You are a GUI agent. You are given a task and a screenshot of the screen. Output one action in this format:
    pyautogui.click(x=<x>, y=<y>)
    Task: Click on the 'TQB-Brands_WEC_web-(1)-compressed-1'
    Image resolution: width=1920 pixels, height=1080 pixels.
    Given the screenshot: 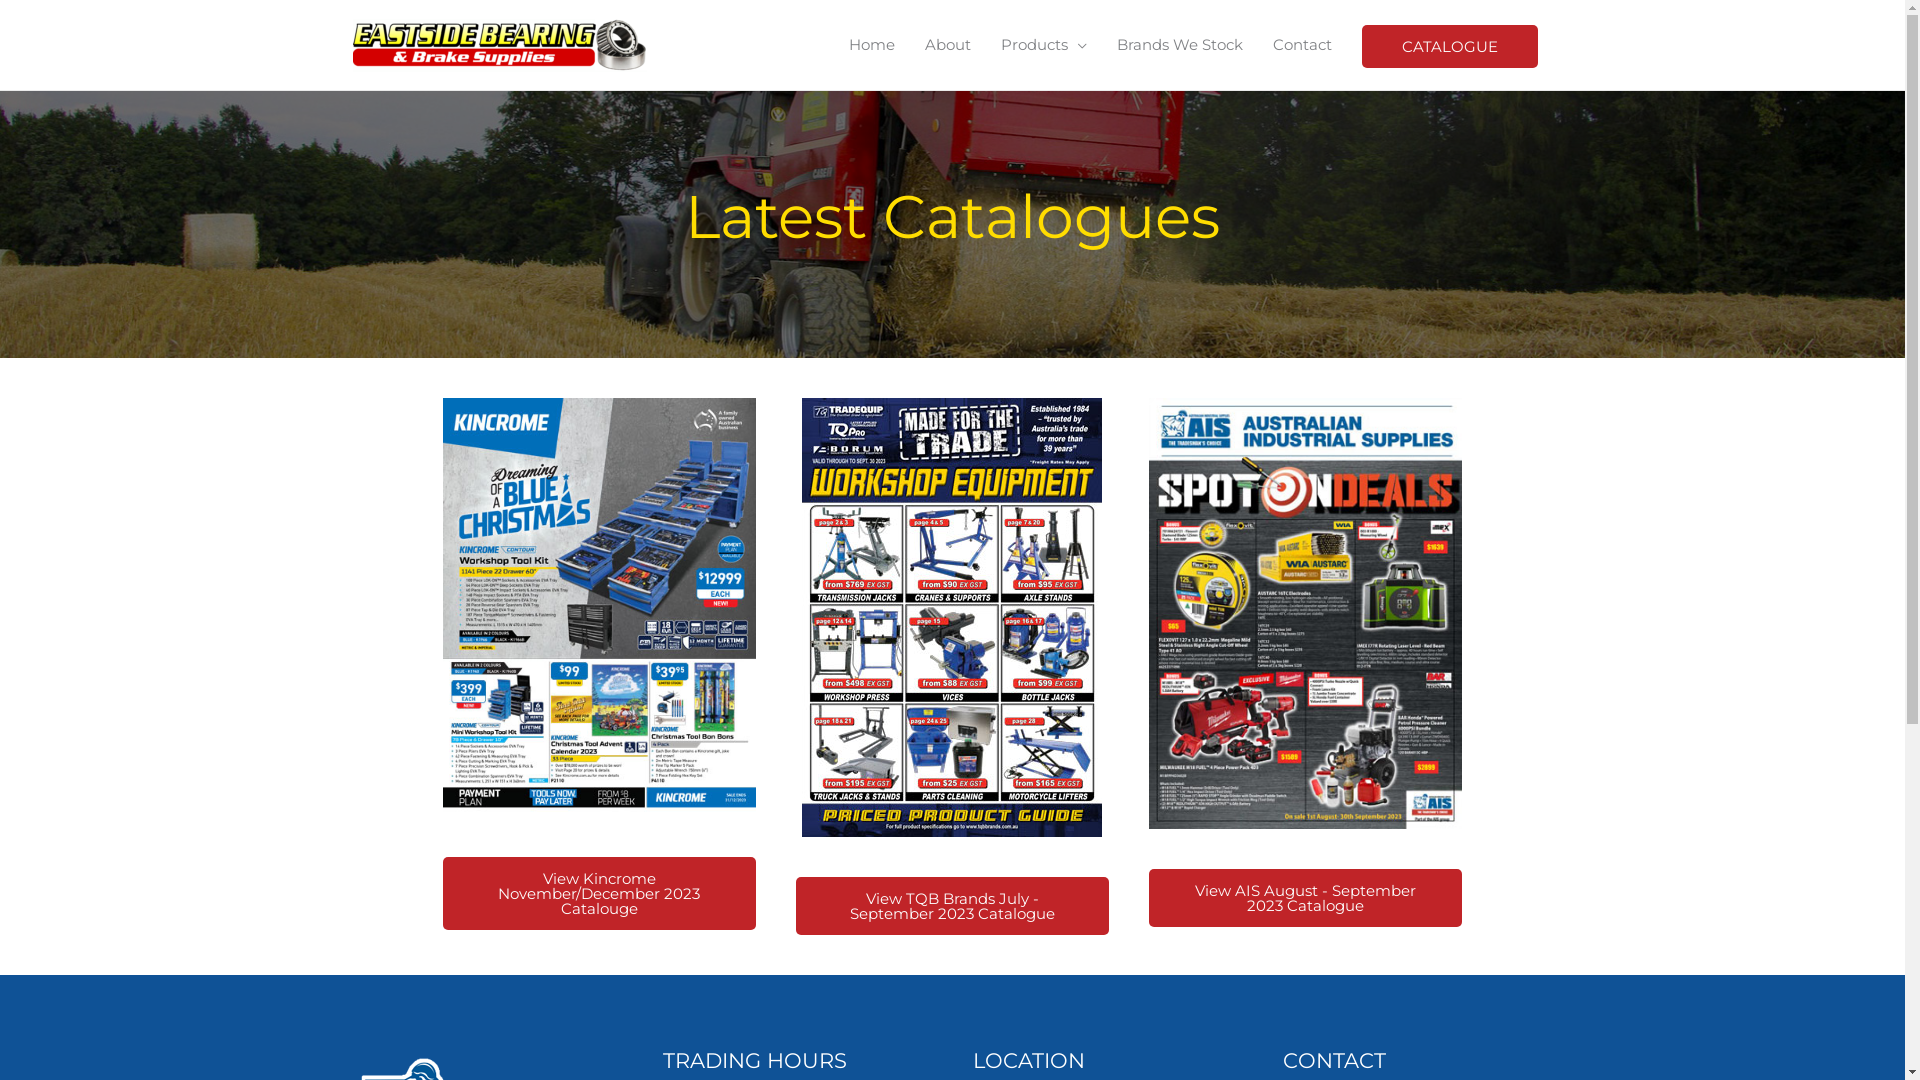 What is the action you would take?
    pyautogui.click(x=950, y=616)
    